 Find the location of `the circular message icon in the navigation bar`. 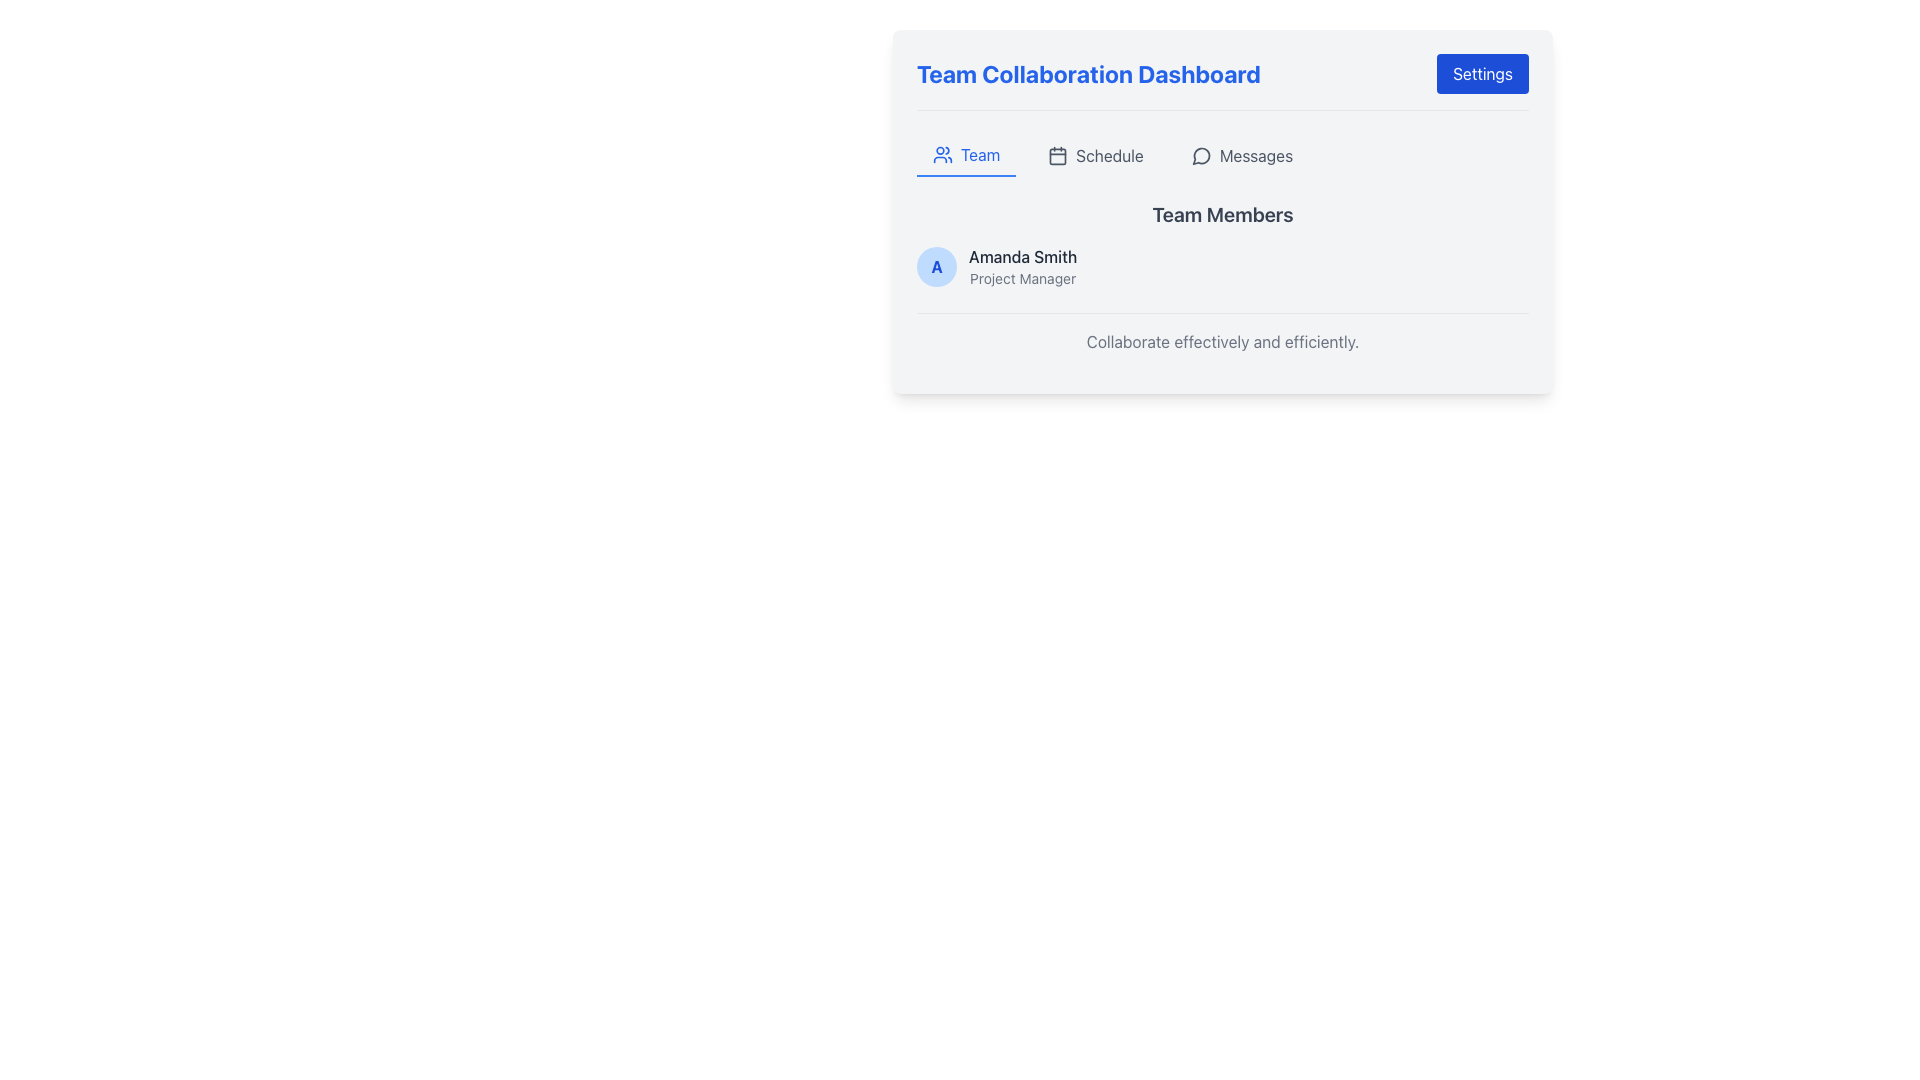

the circular message icon in the navigation bar is located at coordinates (1200, 155).